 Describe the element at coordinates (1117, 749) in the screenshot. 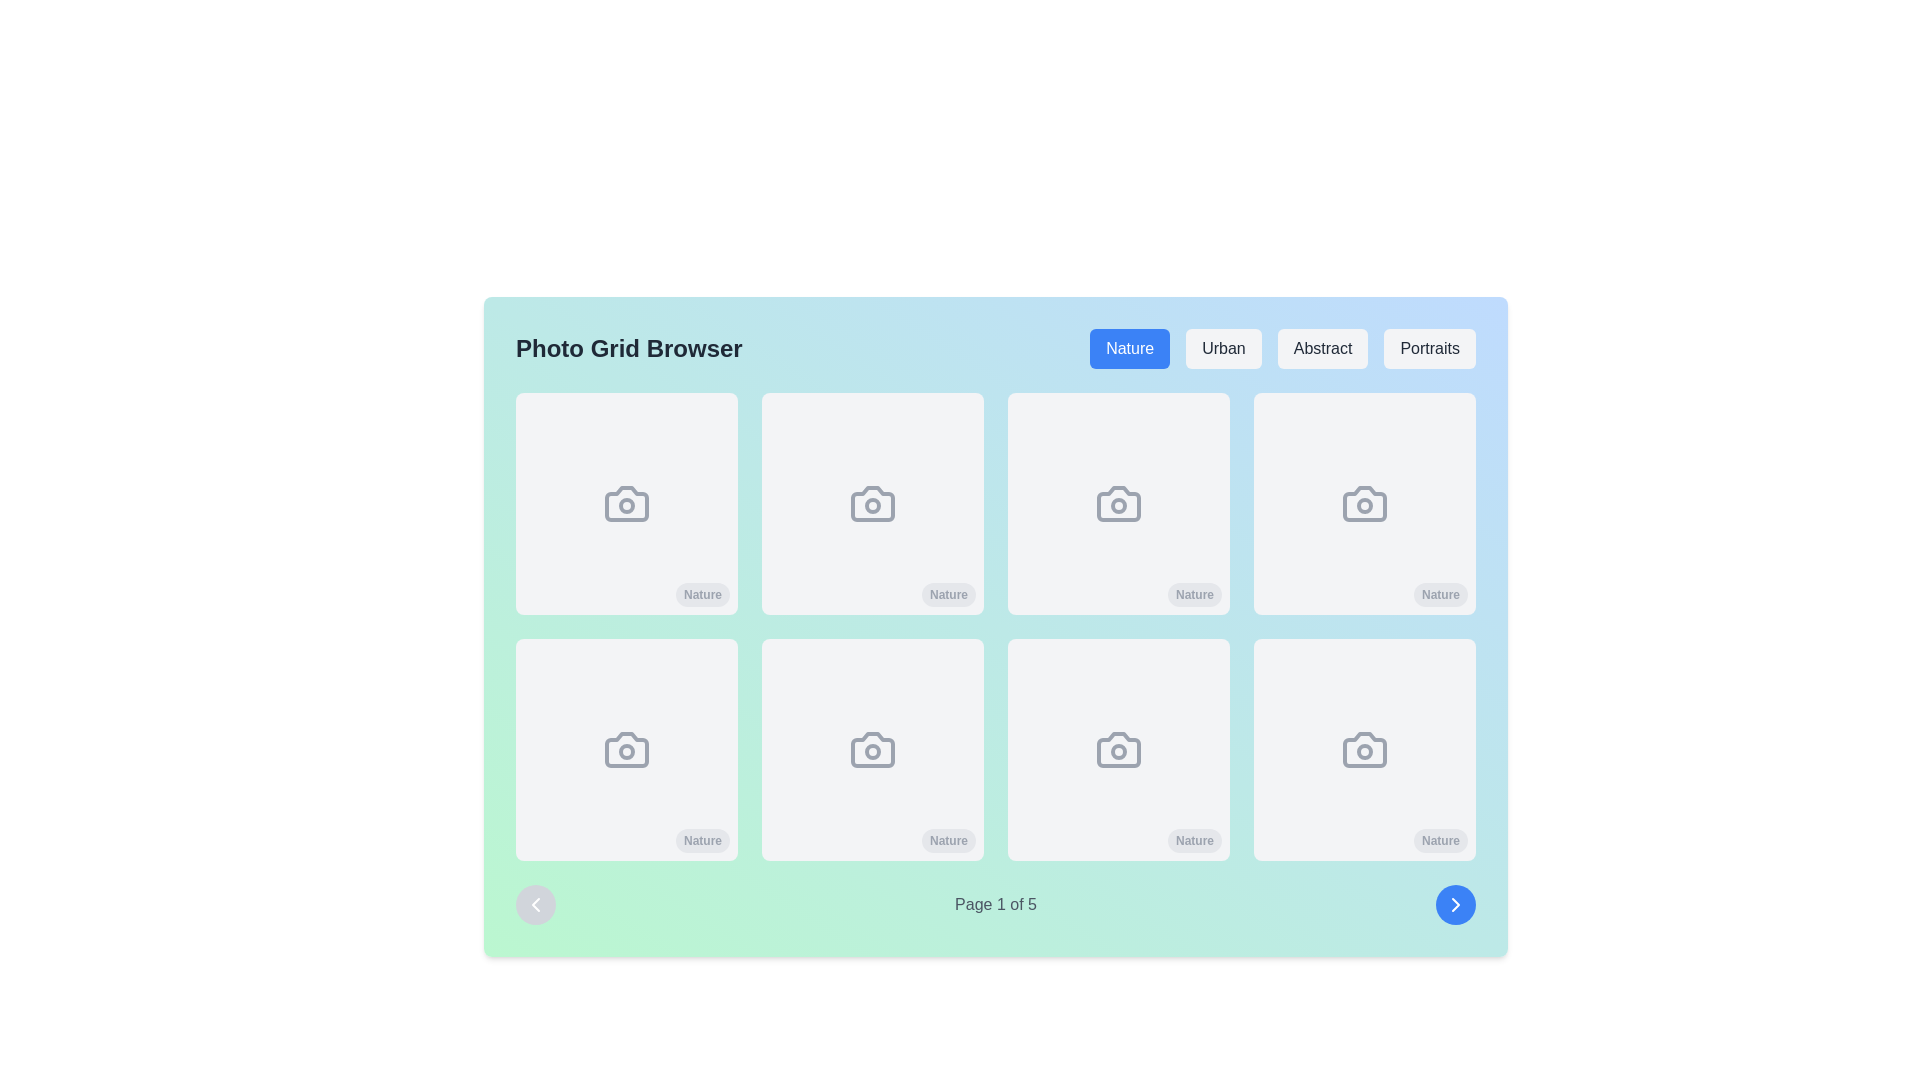

I see `the static display box showcasing information related to 'Nature', which features a gray camera icon and a rounded badge labeled 'Nature' at the bottom right corner` at that location.